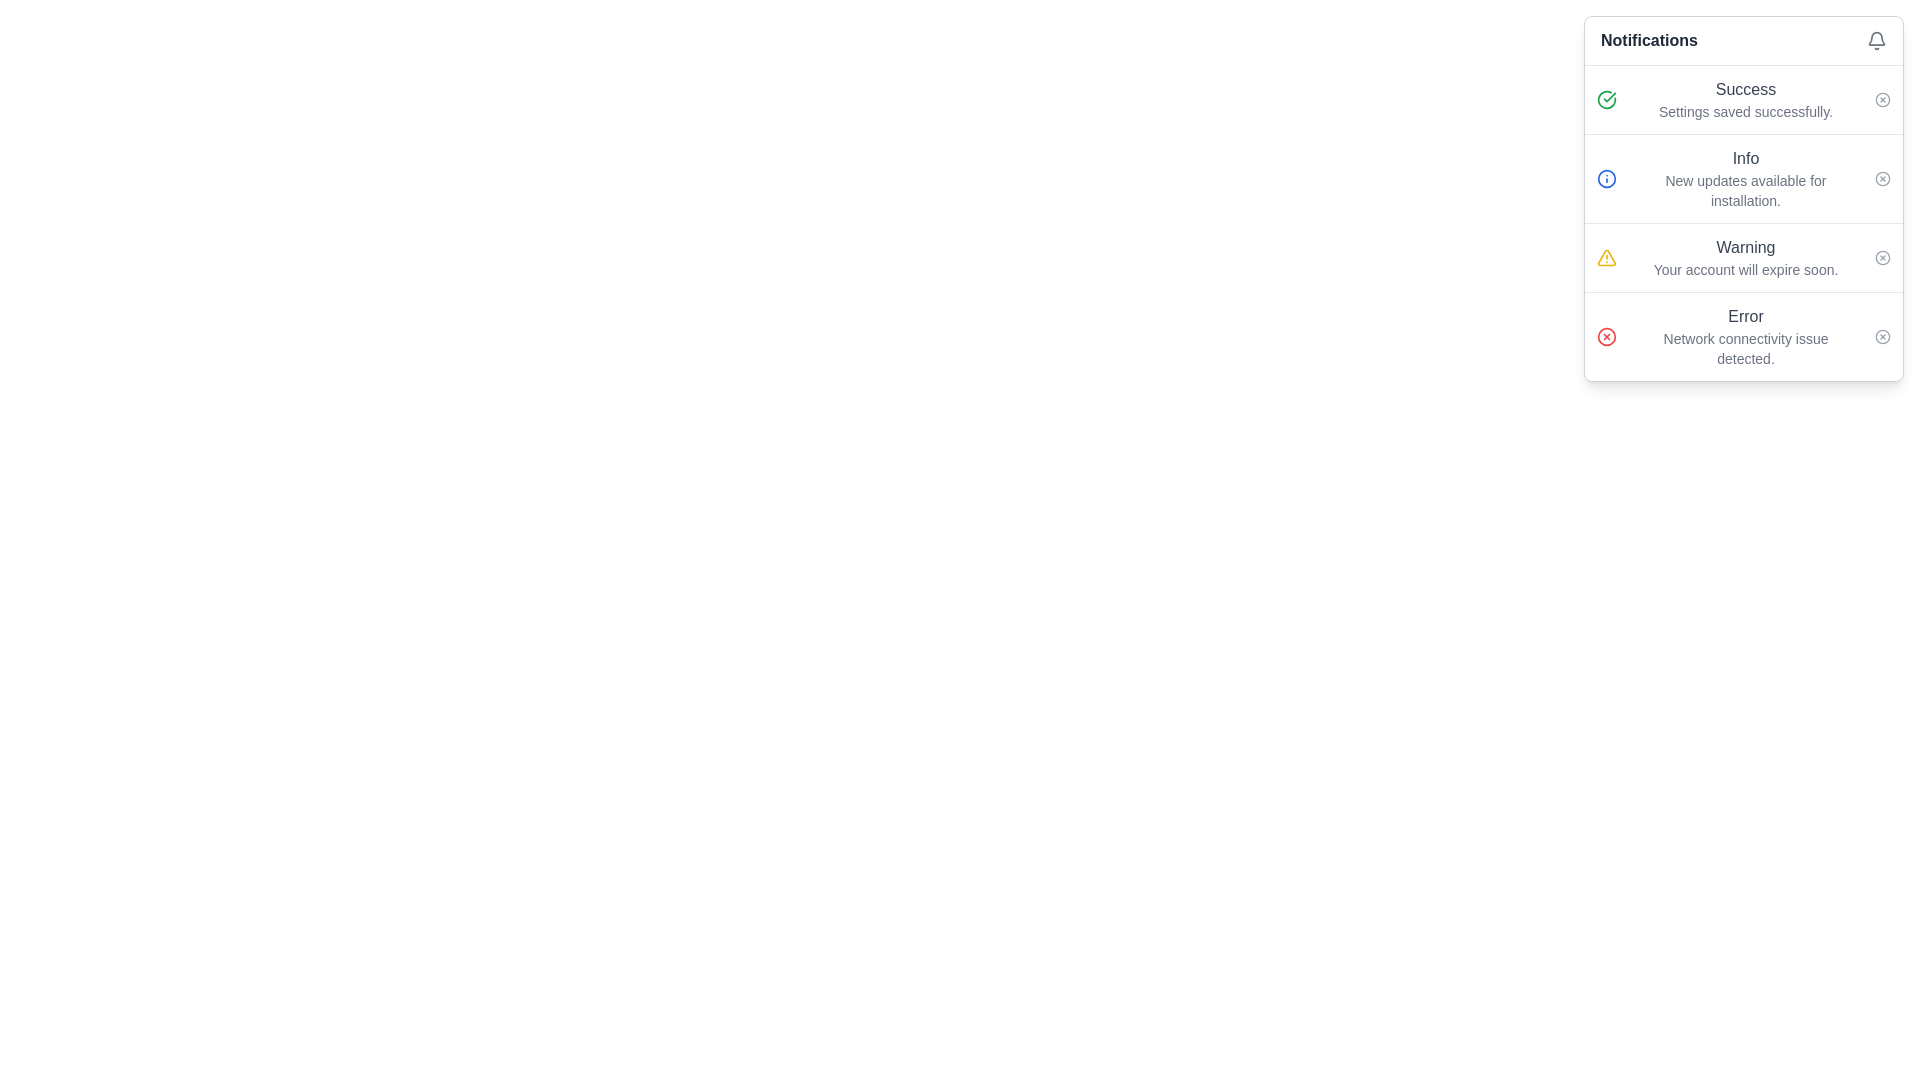  I want to click on the circular icon with a blue border and white background, which is part of the second notification entry associated with the text 'Info', so click(1607, 177).